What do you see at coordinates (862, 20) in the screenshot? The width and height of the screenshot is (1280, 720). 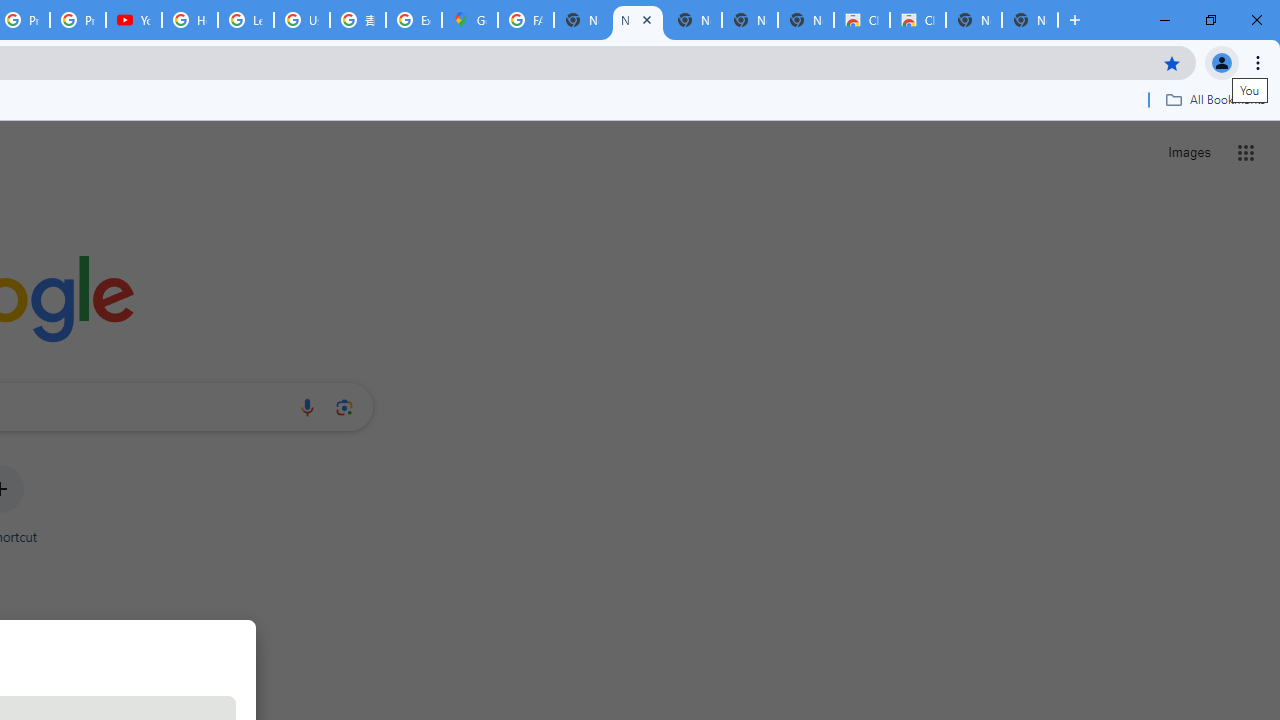 I see `'Classic Blue - Chrome Web Store'` at bounding box center [862, 20].